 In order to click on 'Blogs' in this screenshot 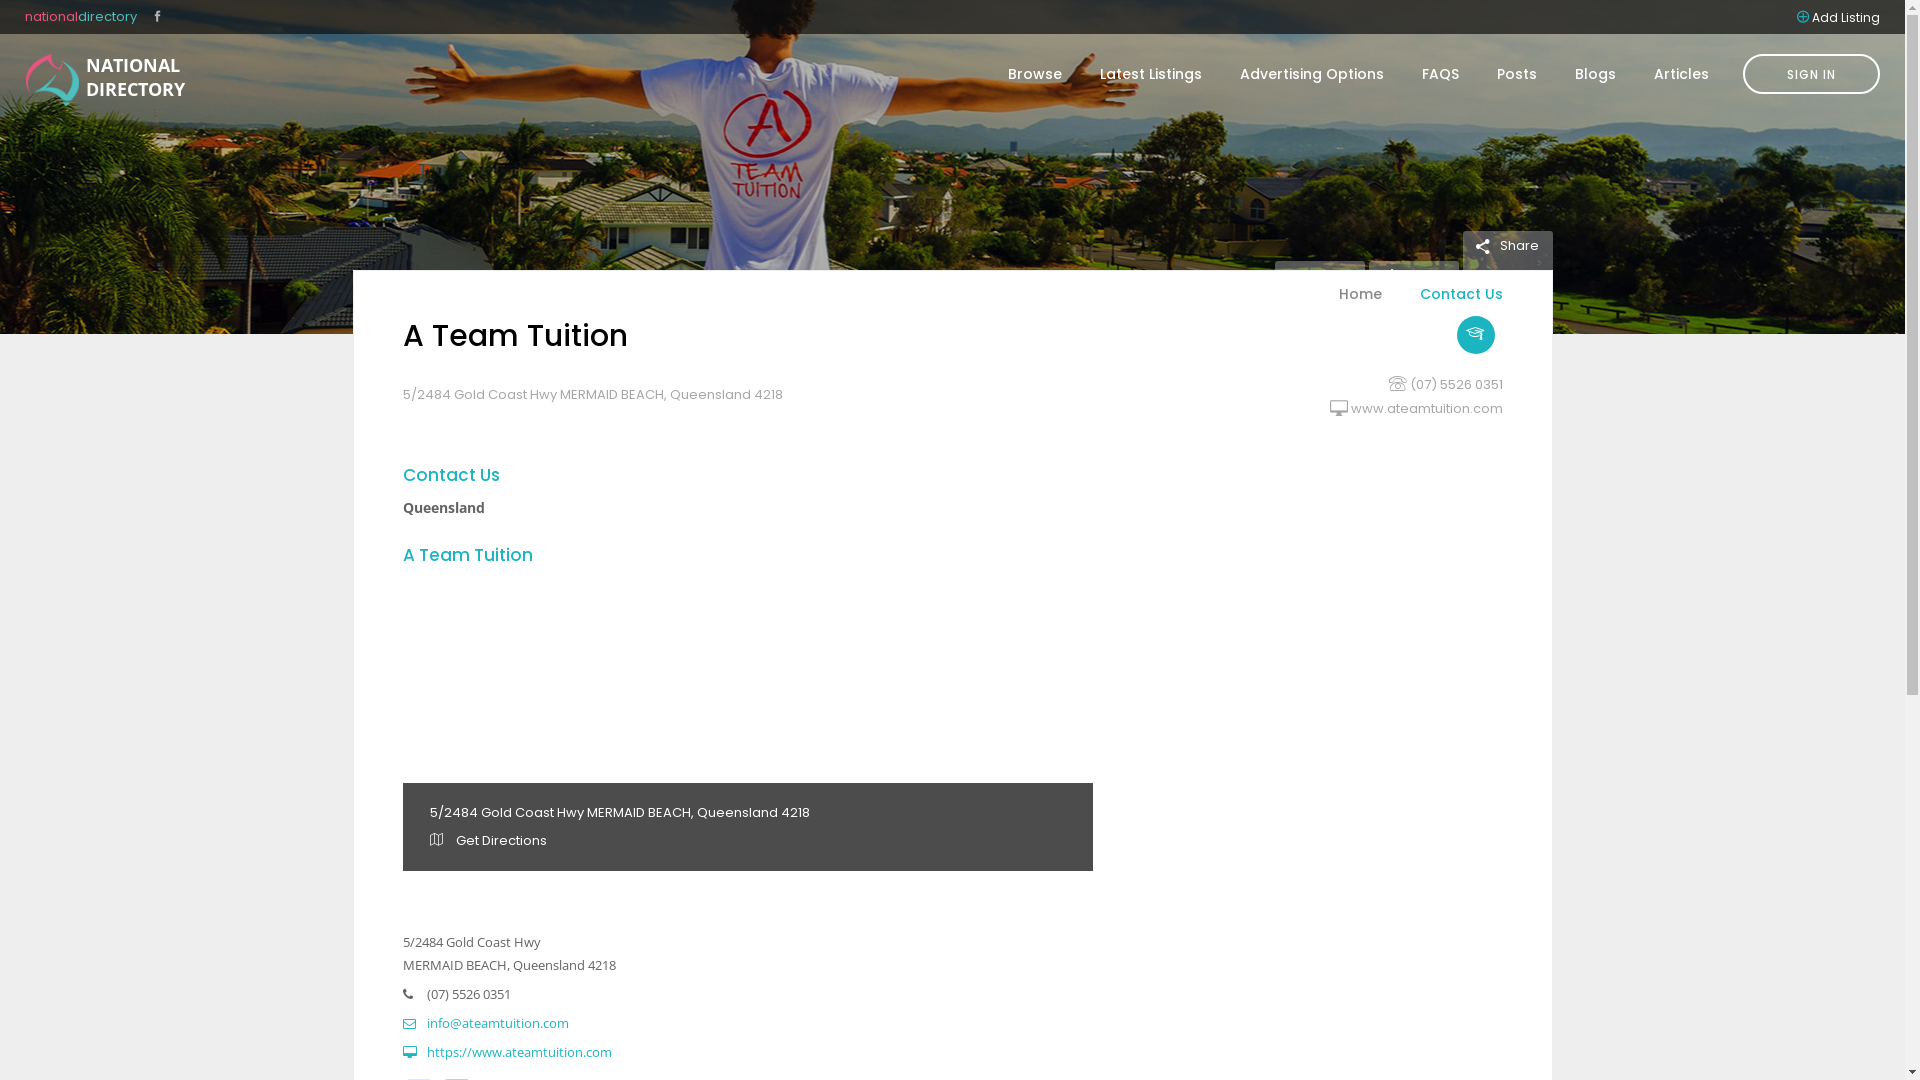, I will do `click(1594, 72)`.